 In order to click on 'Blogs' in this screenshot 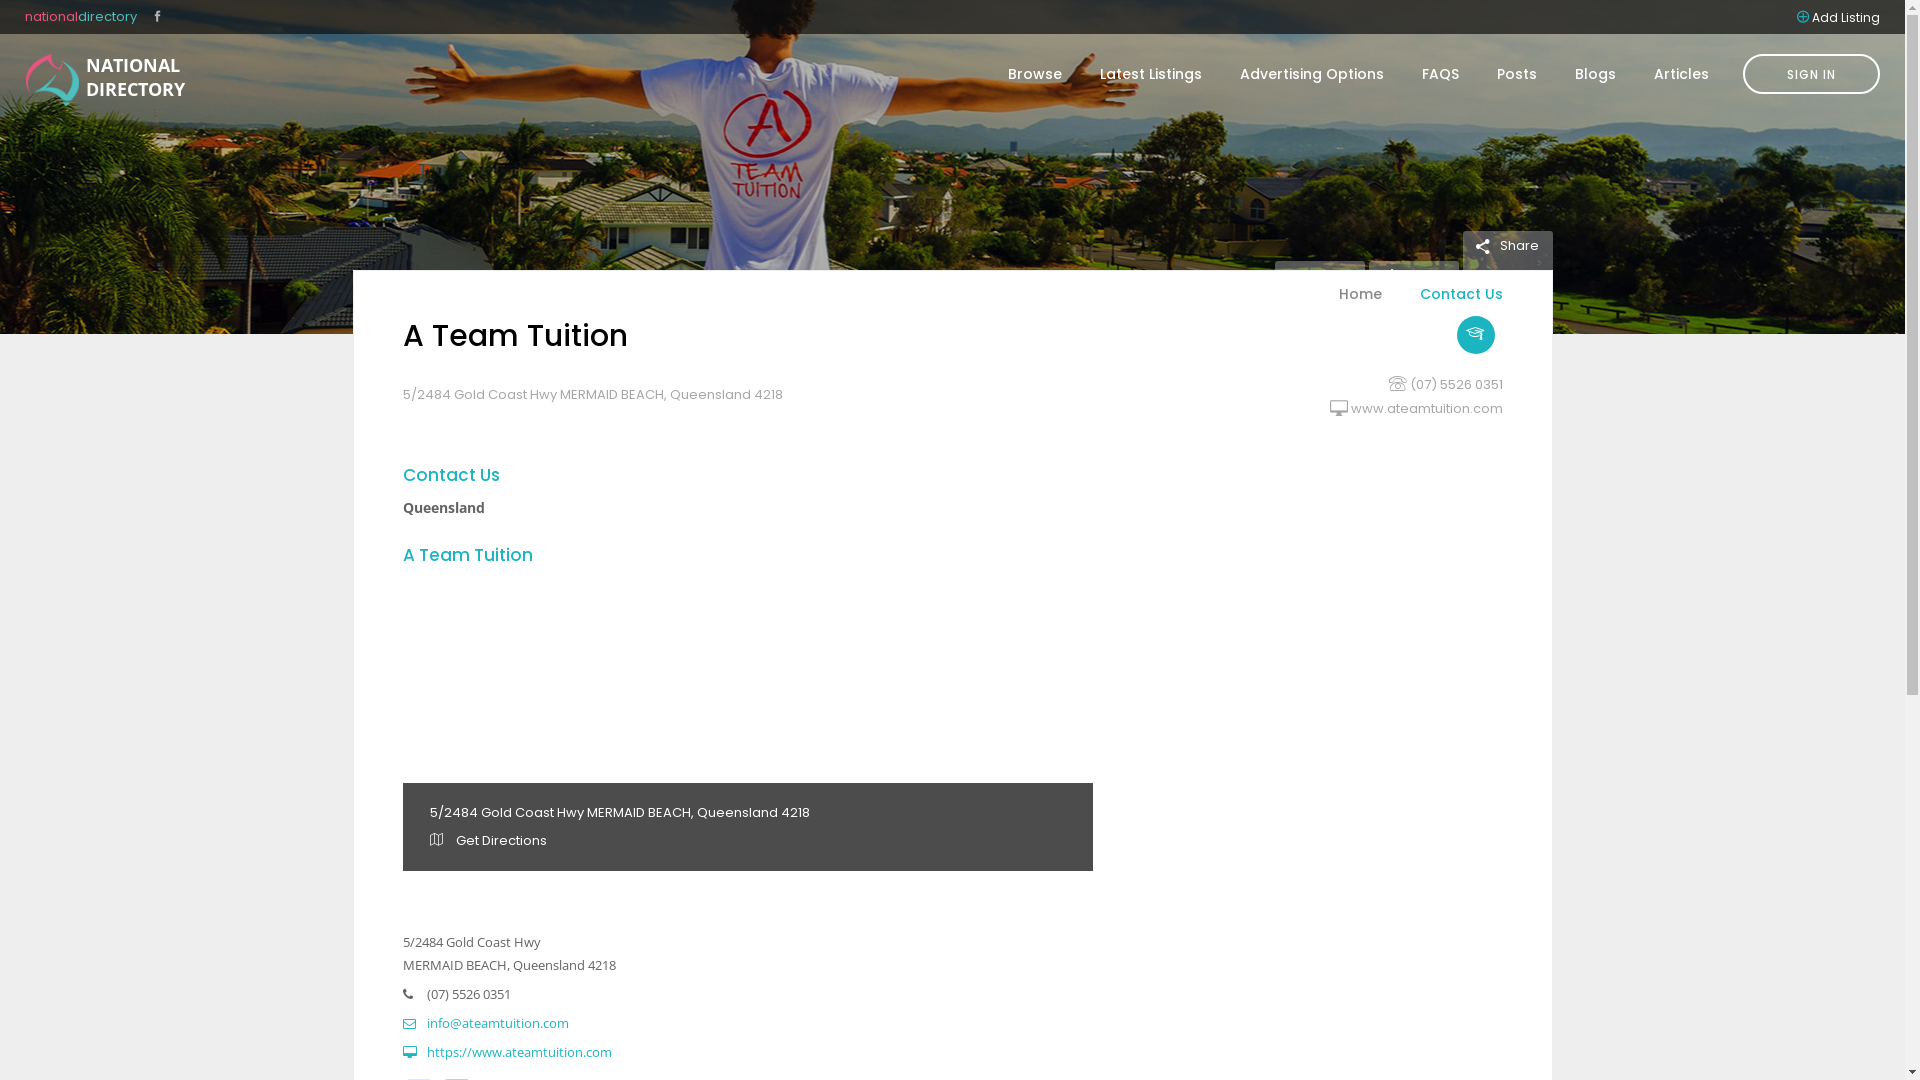, I will do `click(1594, 72)`.